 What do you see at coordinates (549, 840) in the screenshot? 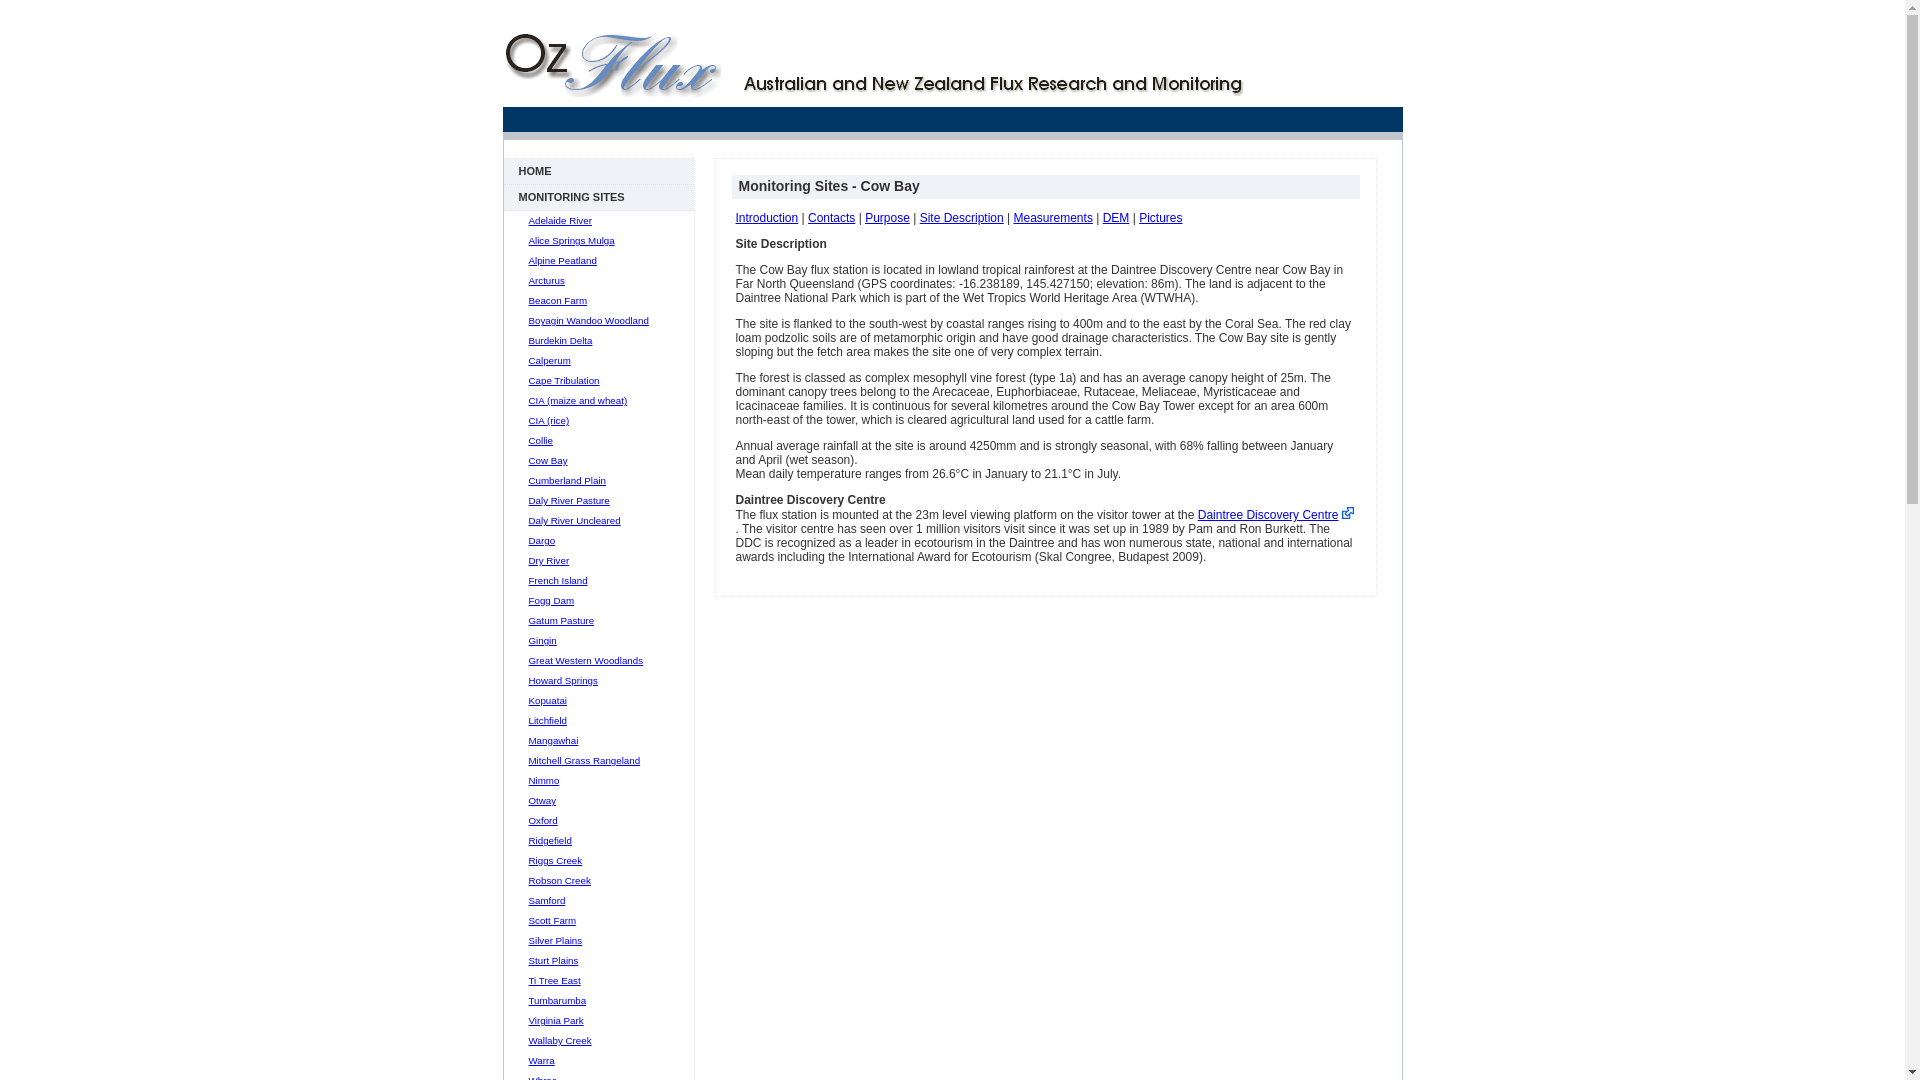
I see `'Ridgefield'` at bounding box center [549, 840].